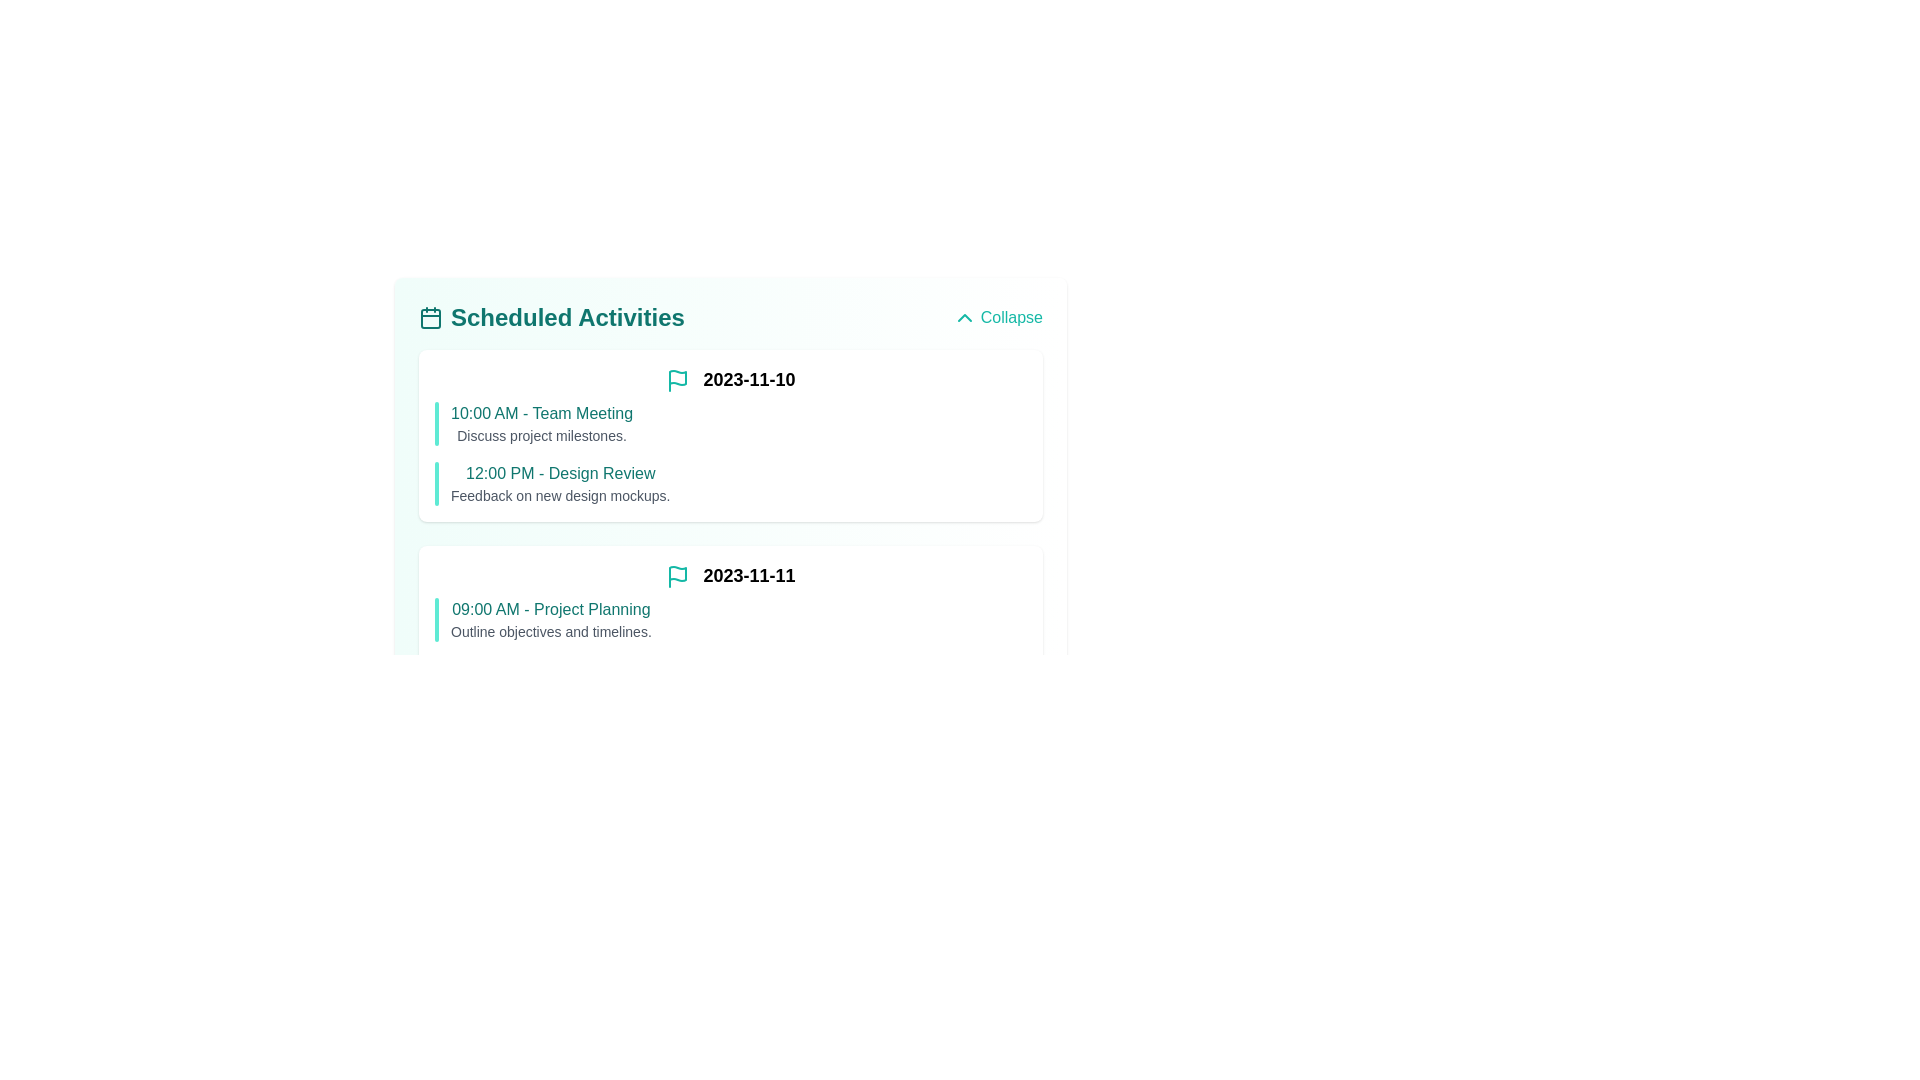  I want to click on the Text Label providing additional descriptive information about the activity scheduled for 10:00 AM, which is located within the card under 'Scheduled Activities.', so click(542, 434).